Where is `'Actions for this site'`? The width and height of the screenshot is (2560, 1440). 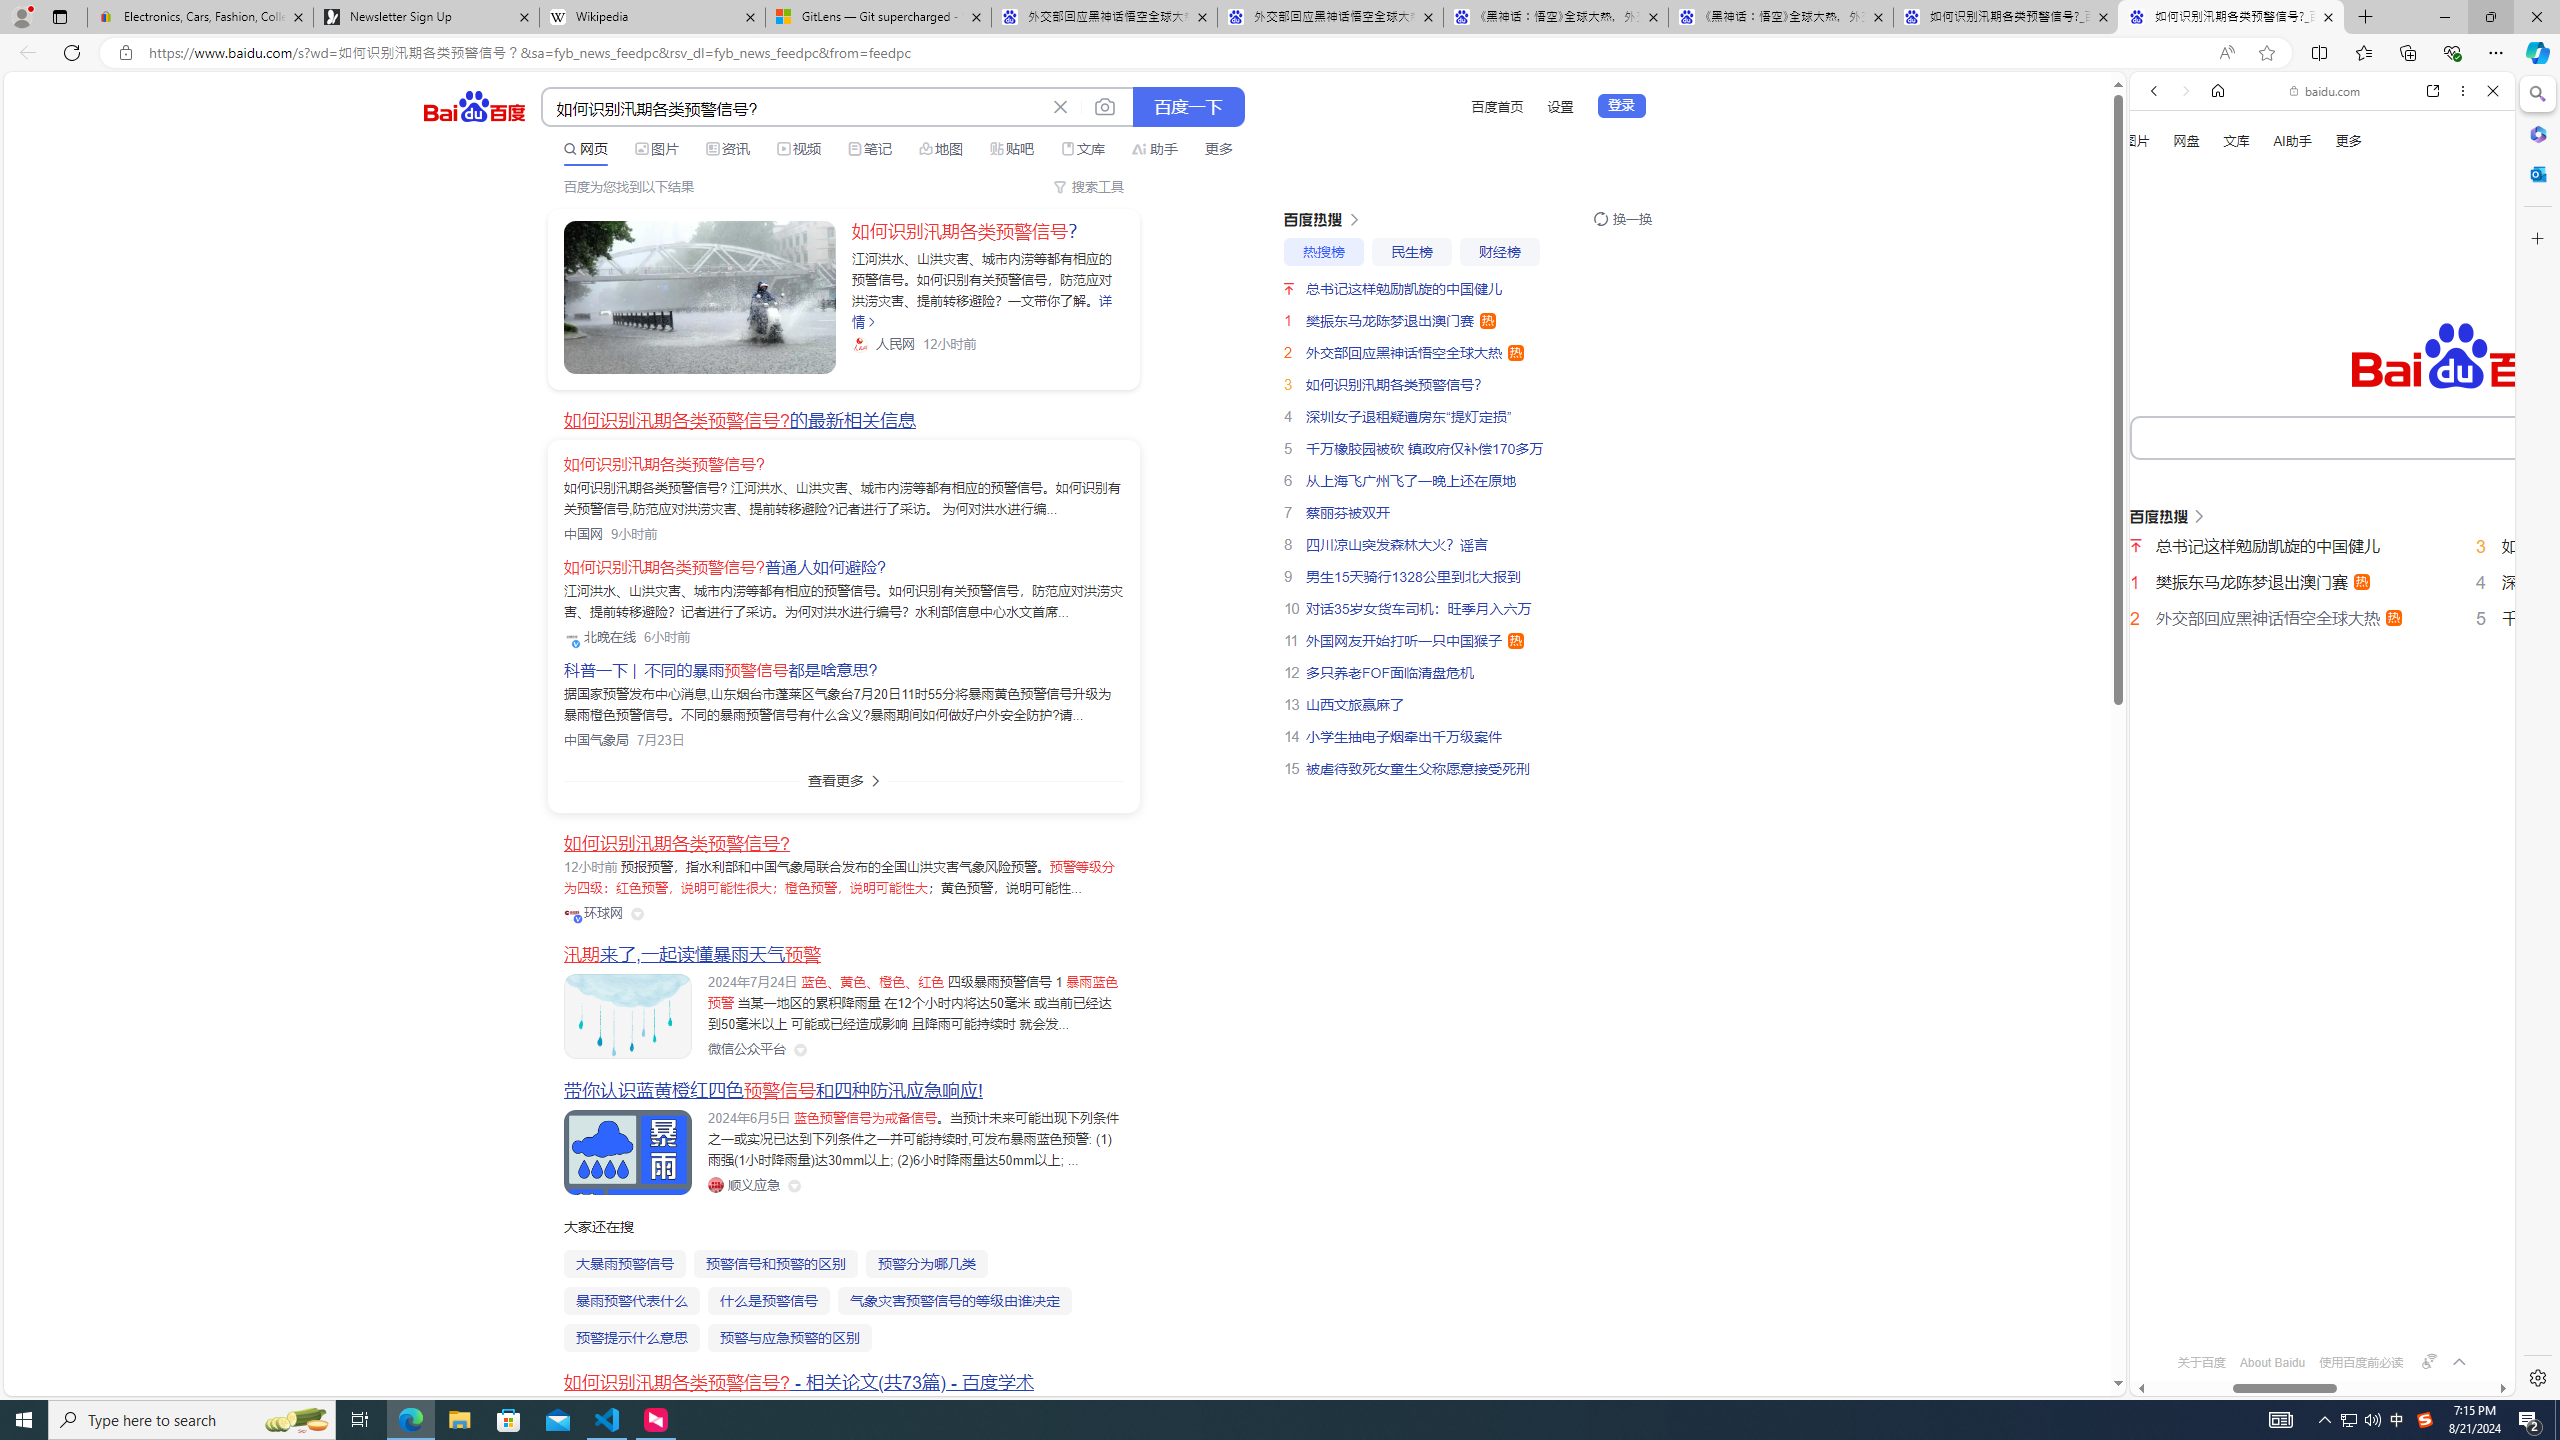 'Actions for this site' is located at coordinates (2429, 903).